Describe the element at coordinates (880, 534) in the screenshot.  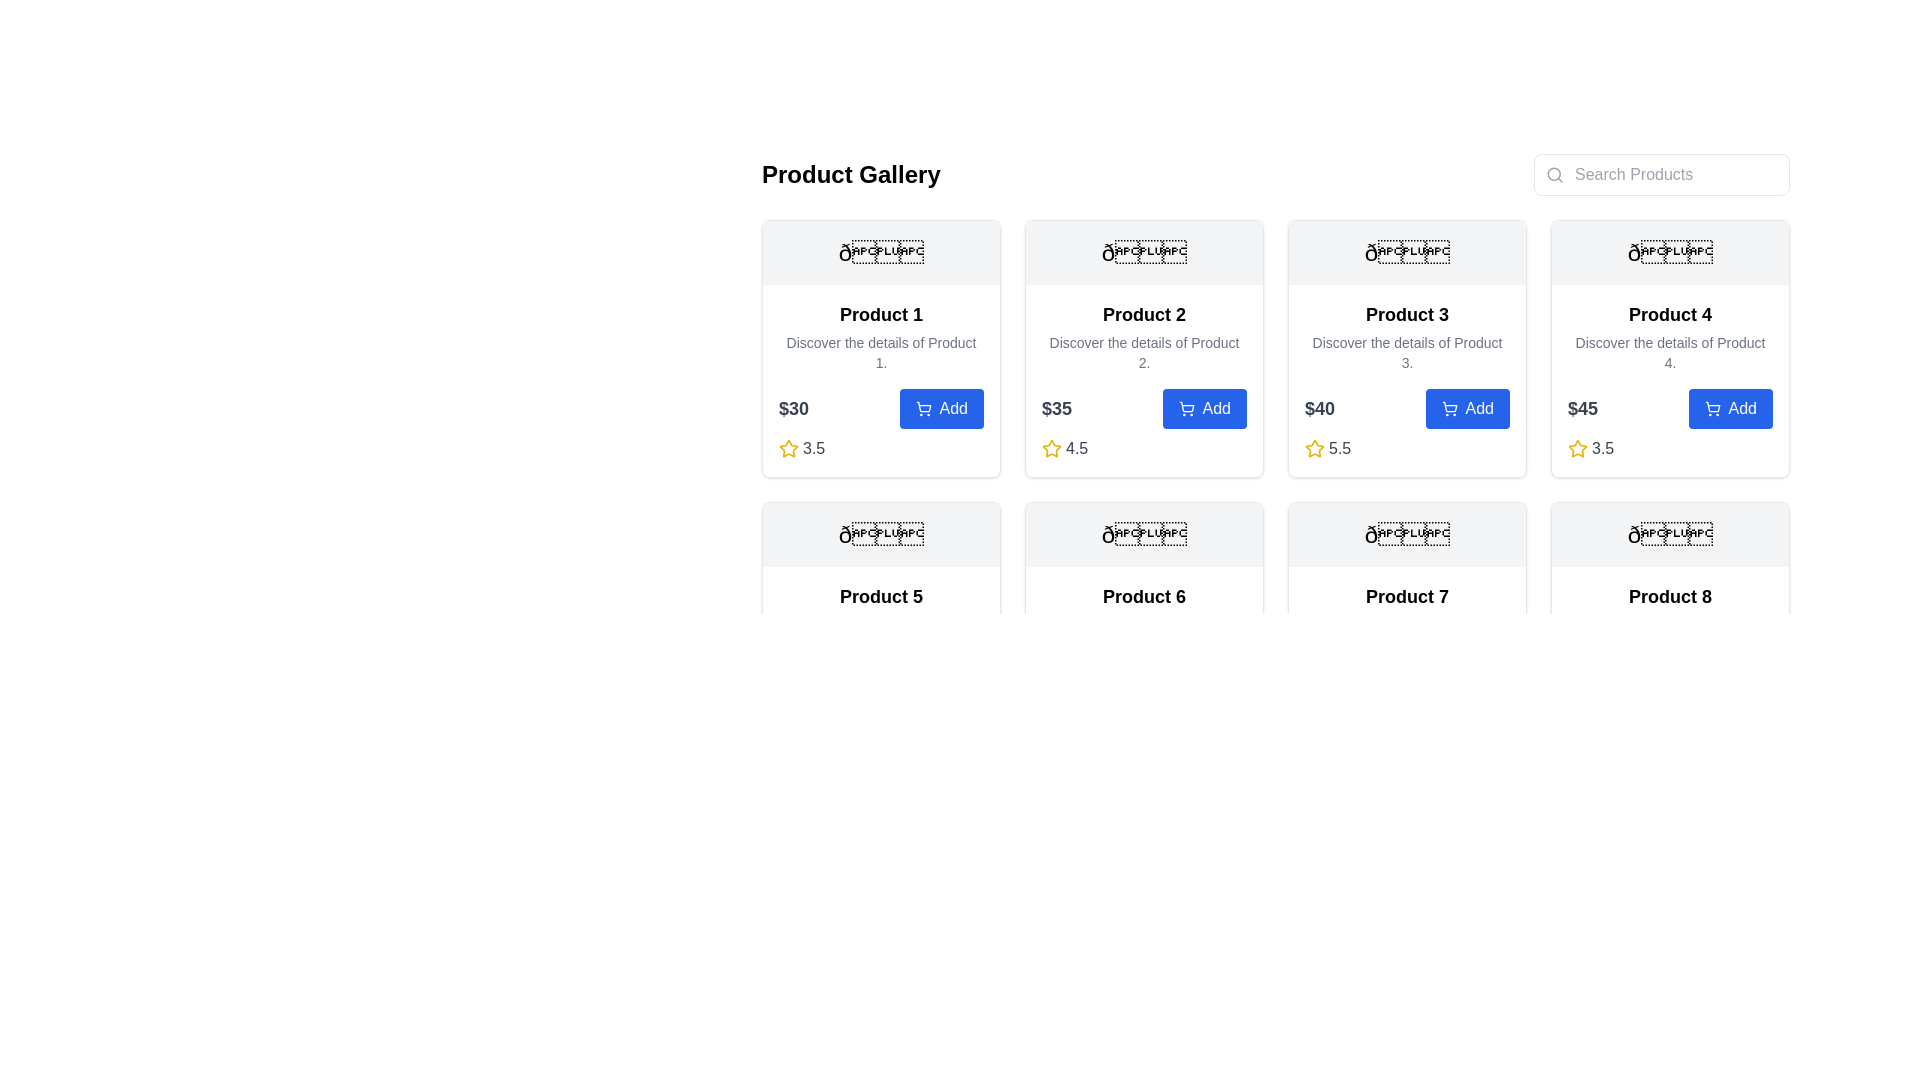
I see `the decorative graphical component located at the top of the 'Product 5' card, which is centered horizontally above the product name` at that location.